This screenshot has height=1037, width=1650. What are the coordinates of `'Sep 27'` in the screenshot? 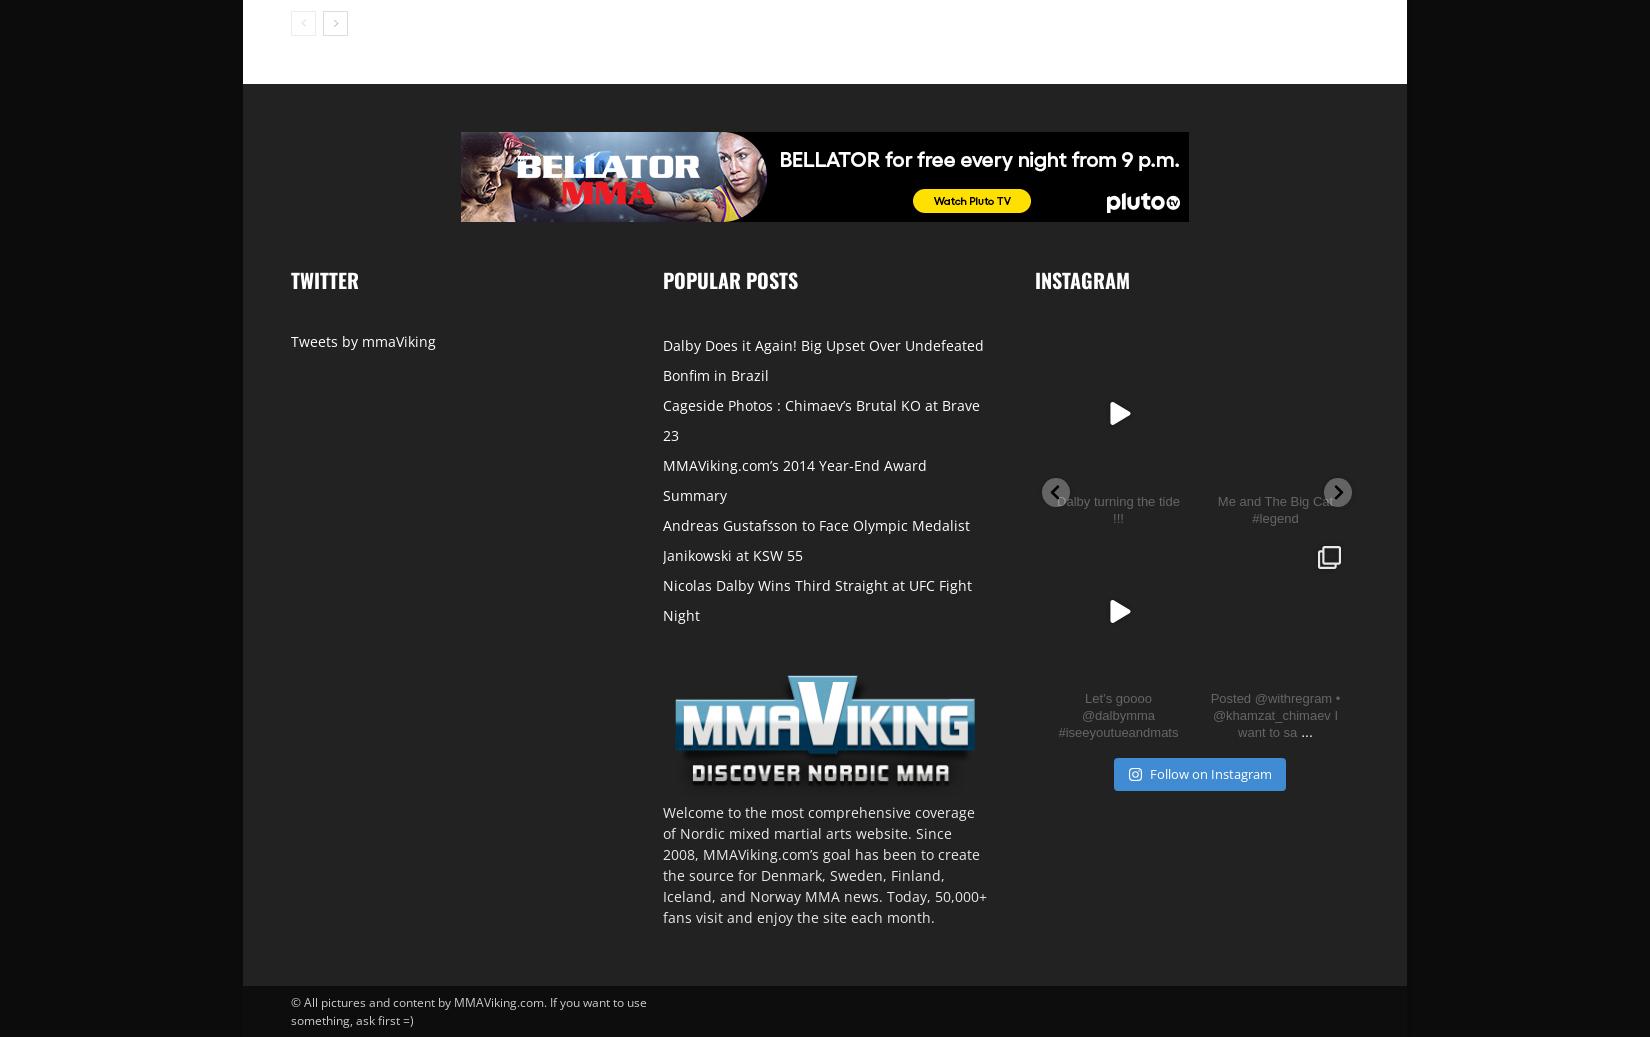 It's located at (1438, 463).